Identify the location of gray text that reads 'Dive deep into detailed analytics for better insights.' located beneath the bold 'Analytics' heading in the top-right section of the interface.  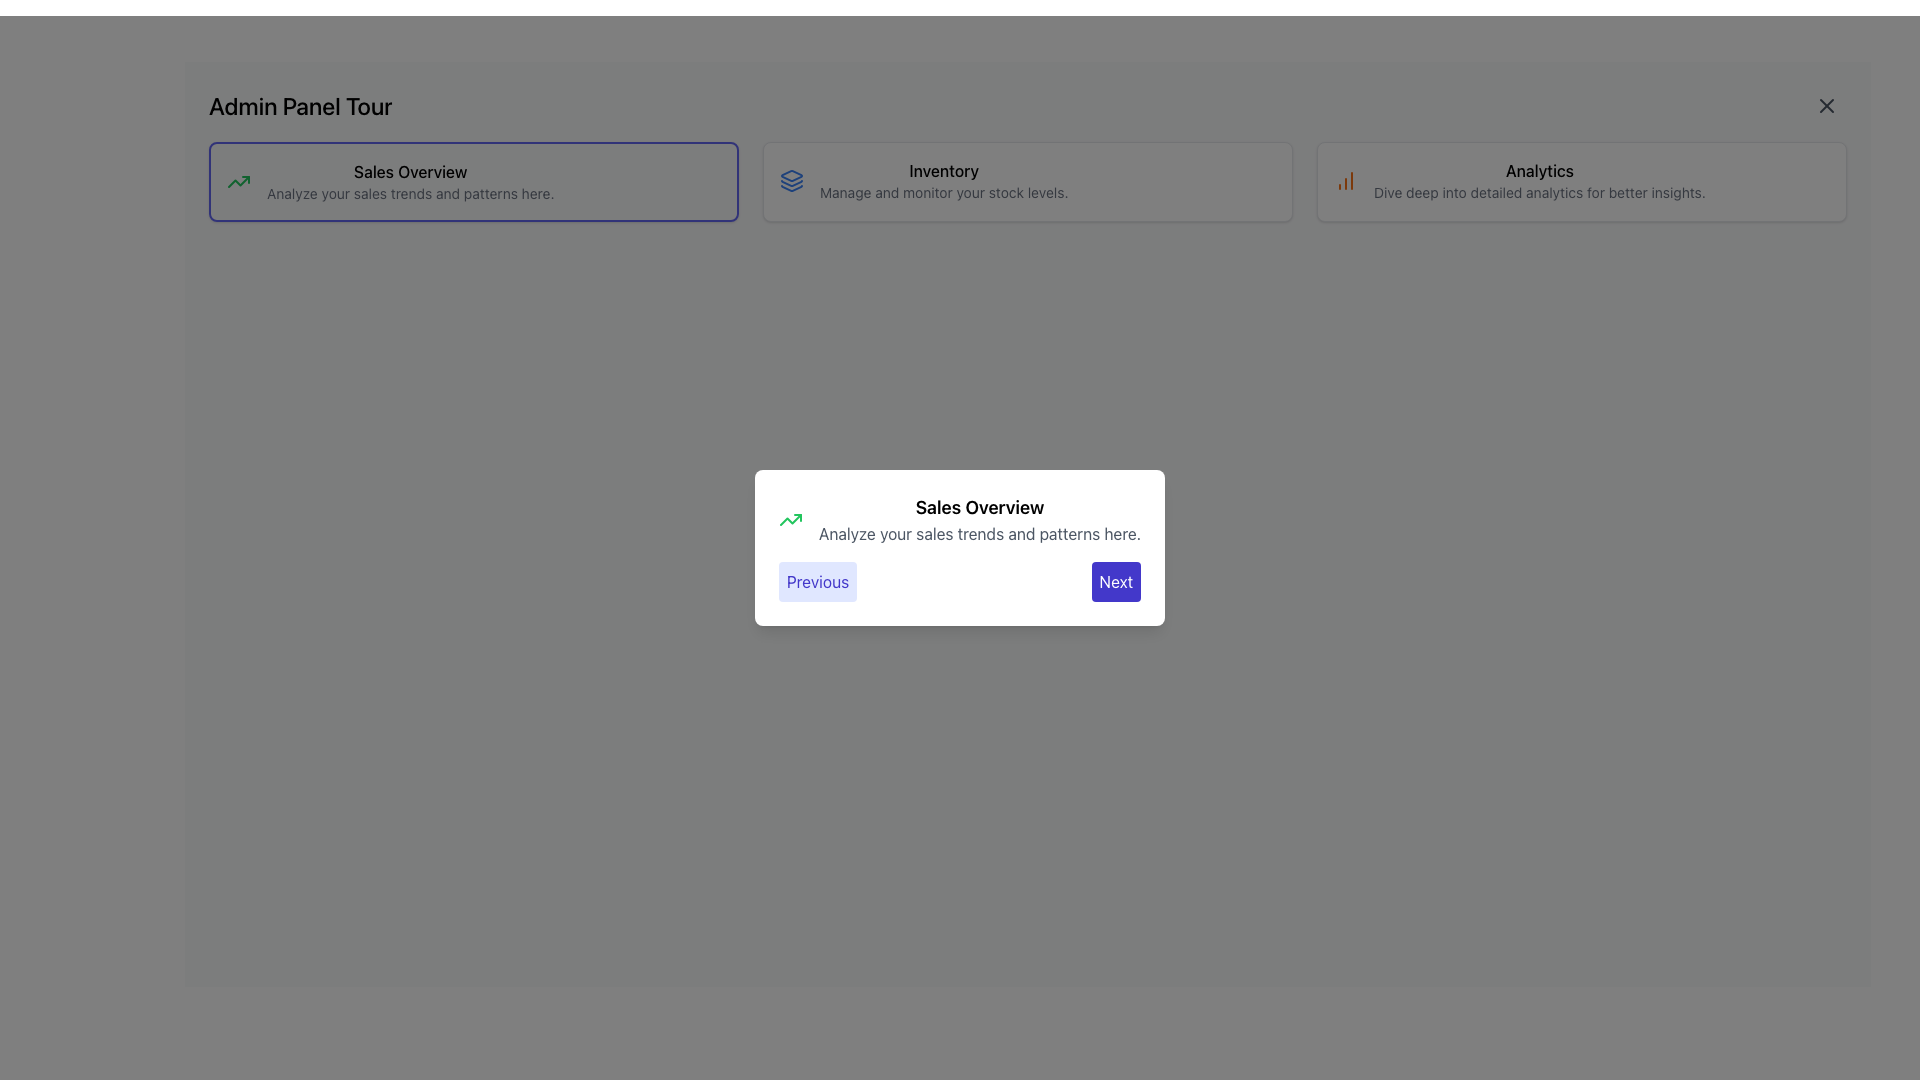
(1538, 192).